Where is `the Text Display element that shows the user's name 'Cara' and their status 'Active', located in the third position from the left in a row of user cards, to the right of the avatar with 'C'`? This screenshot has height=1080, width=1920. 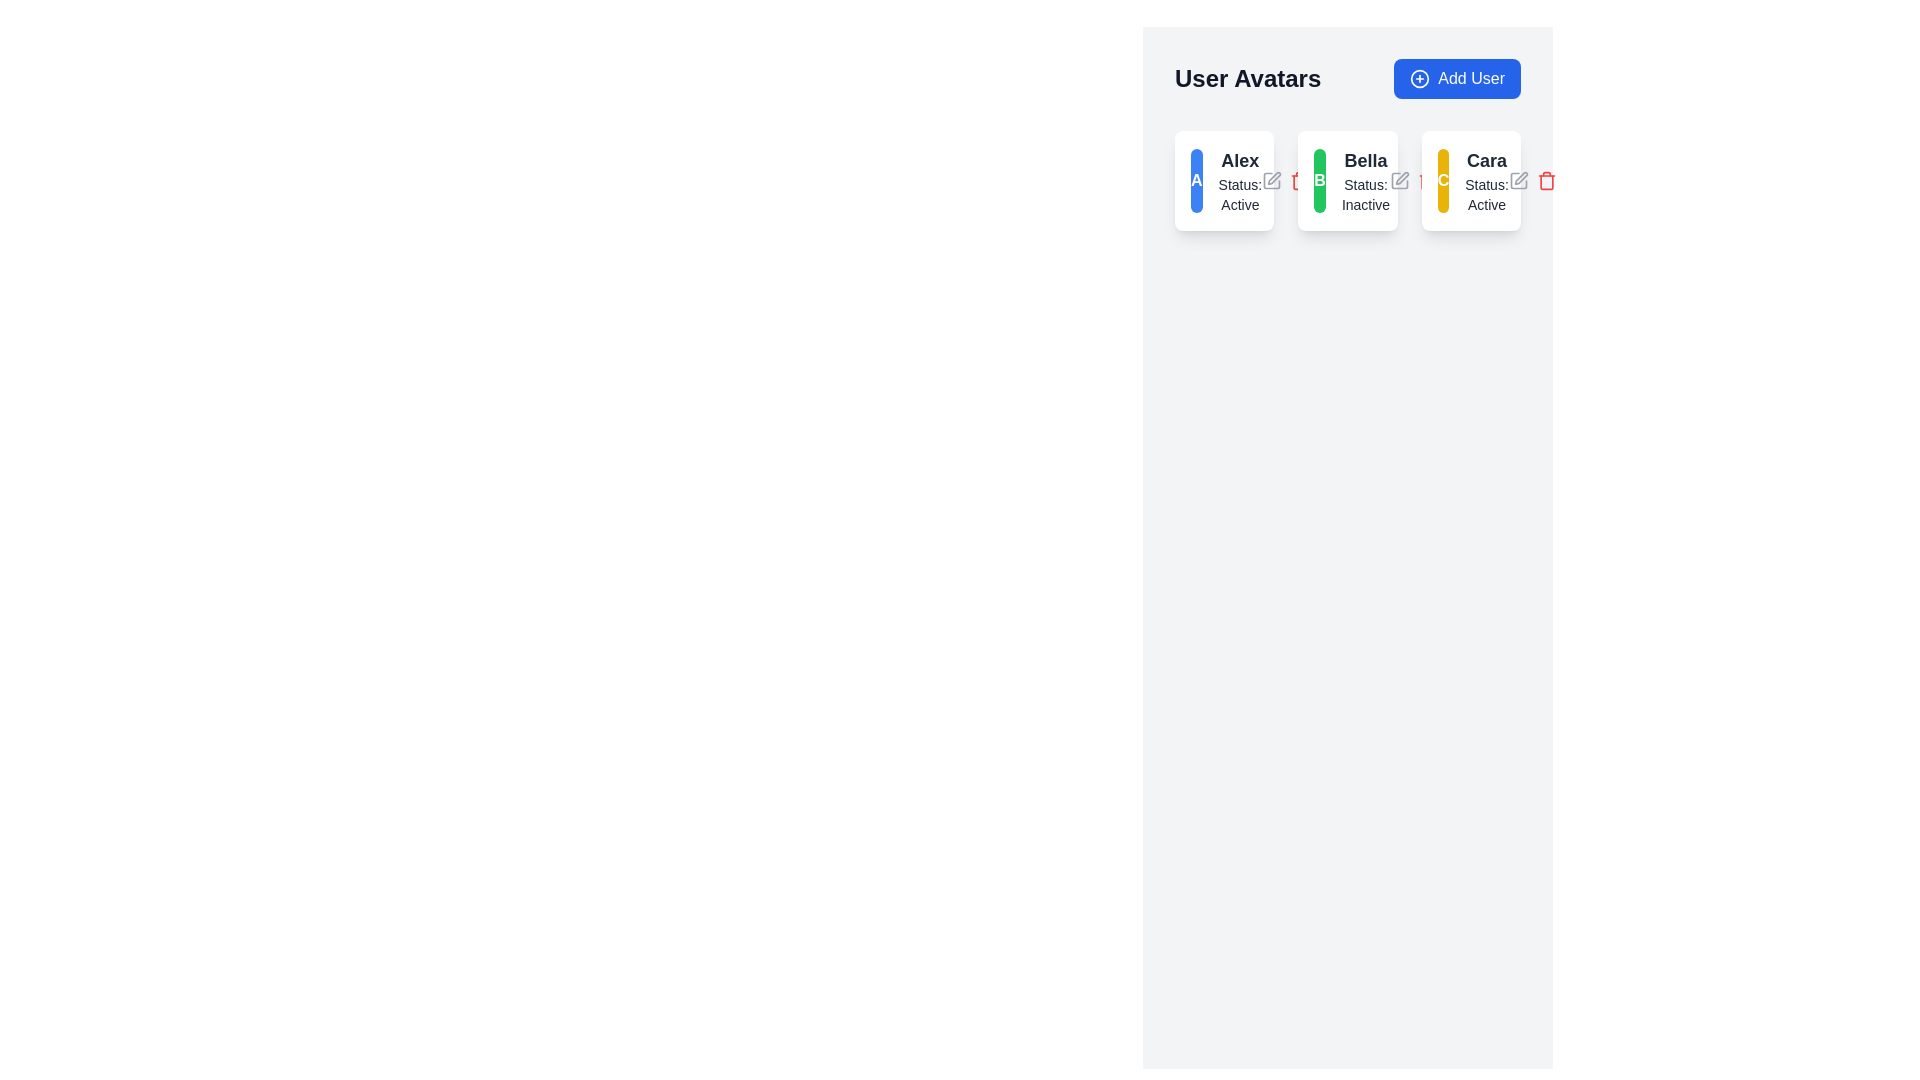 the Text Display element that shows the user's name 'Cara' and their status 'Active', located in the third position from the left in a row of user cards, to the right of the avatar with 'C' is located at coordinates (1487, 181).